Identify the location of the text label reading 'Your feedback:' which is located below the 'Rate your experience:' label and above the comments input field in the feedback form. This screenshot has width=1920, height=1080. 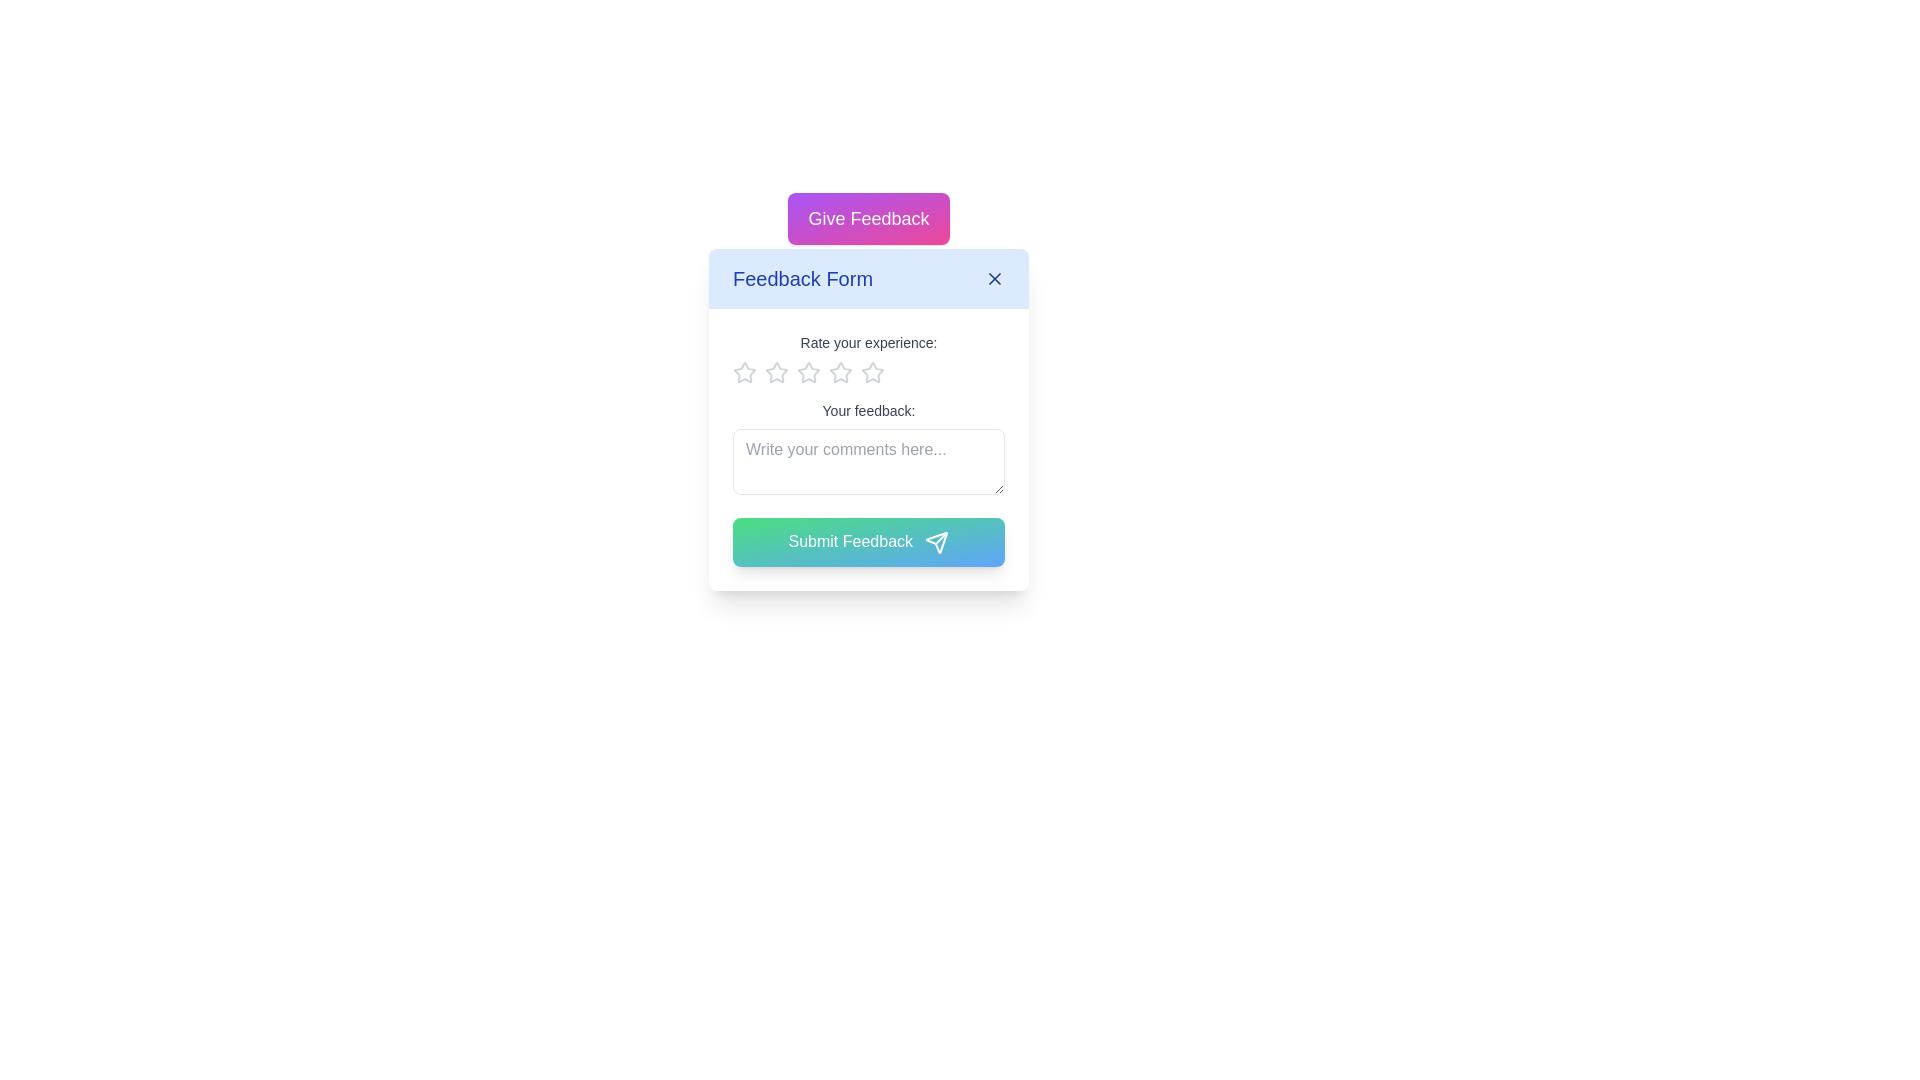
(868, 410).